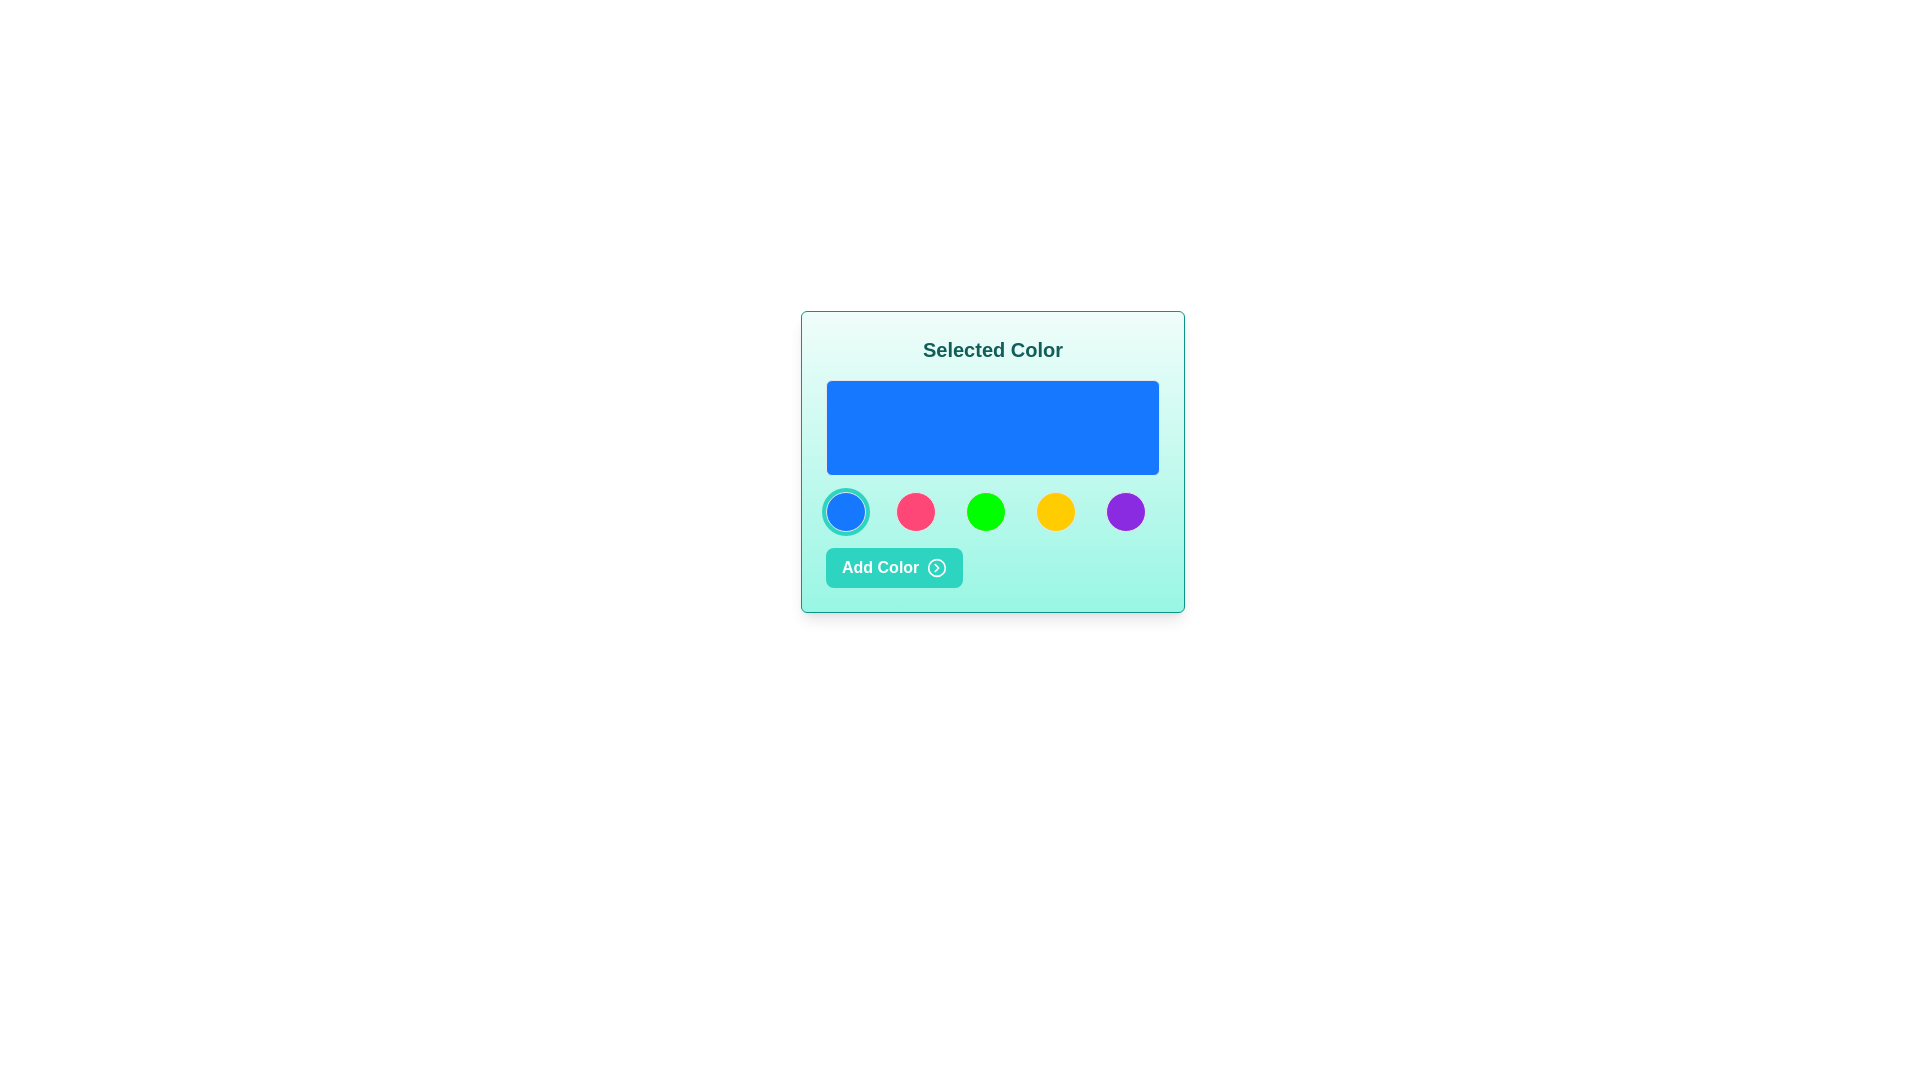  What do you see at coordinates (985, 511) in the screenshot?
I see `the circular green button that is the third item in a row of five buttons` at bounding box center [985, 511].